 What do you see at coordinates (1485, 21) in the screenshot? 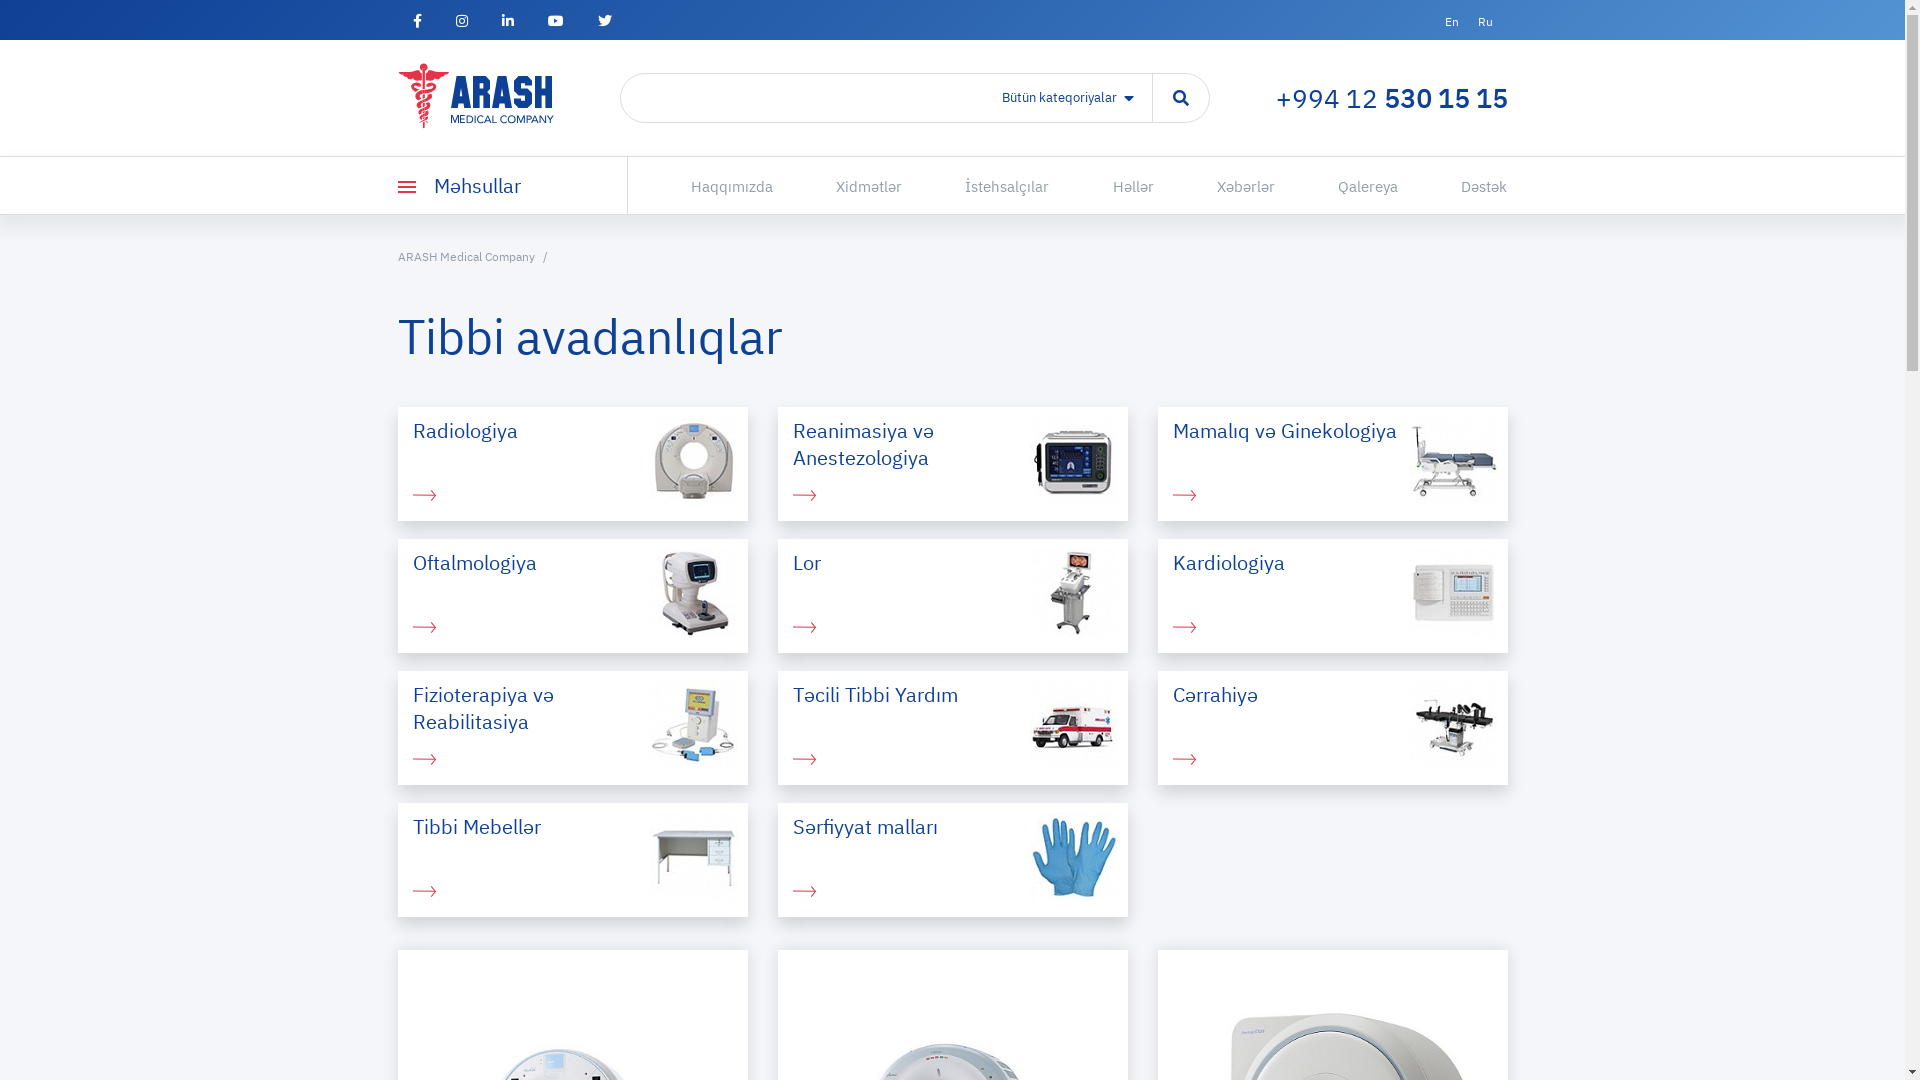
I see `'Ru'` at bounding box center [1485, 21].